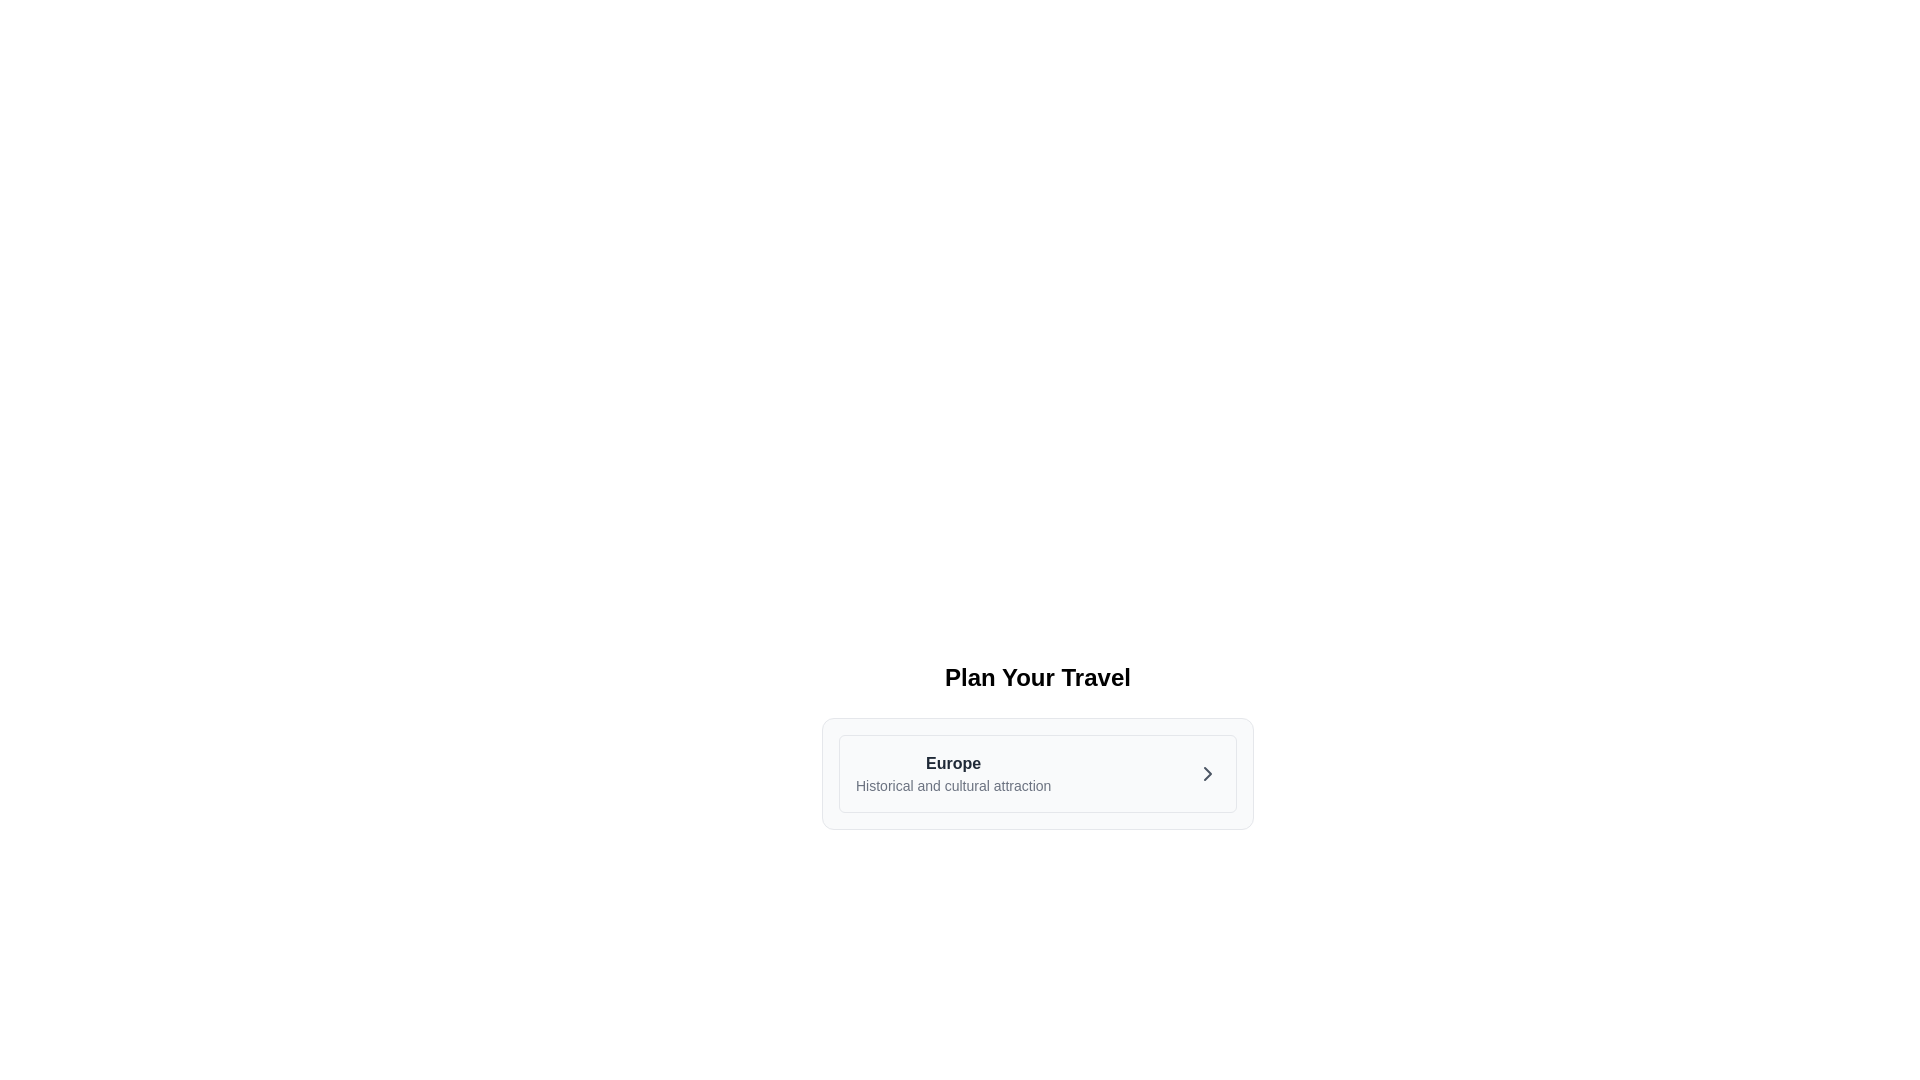  What do you see at coordinates (952, 785) in the screenshot?
I see `the text label that reads 'Historical and cultural attraction', which is located underneath the 'Europe' header and styled with a small gray font` at bounding box center [952, 785].